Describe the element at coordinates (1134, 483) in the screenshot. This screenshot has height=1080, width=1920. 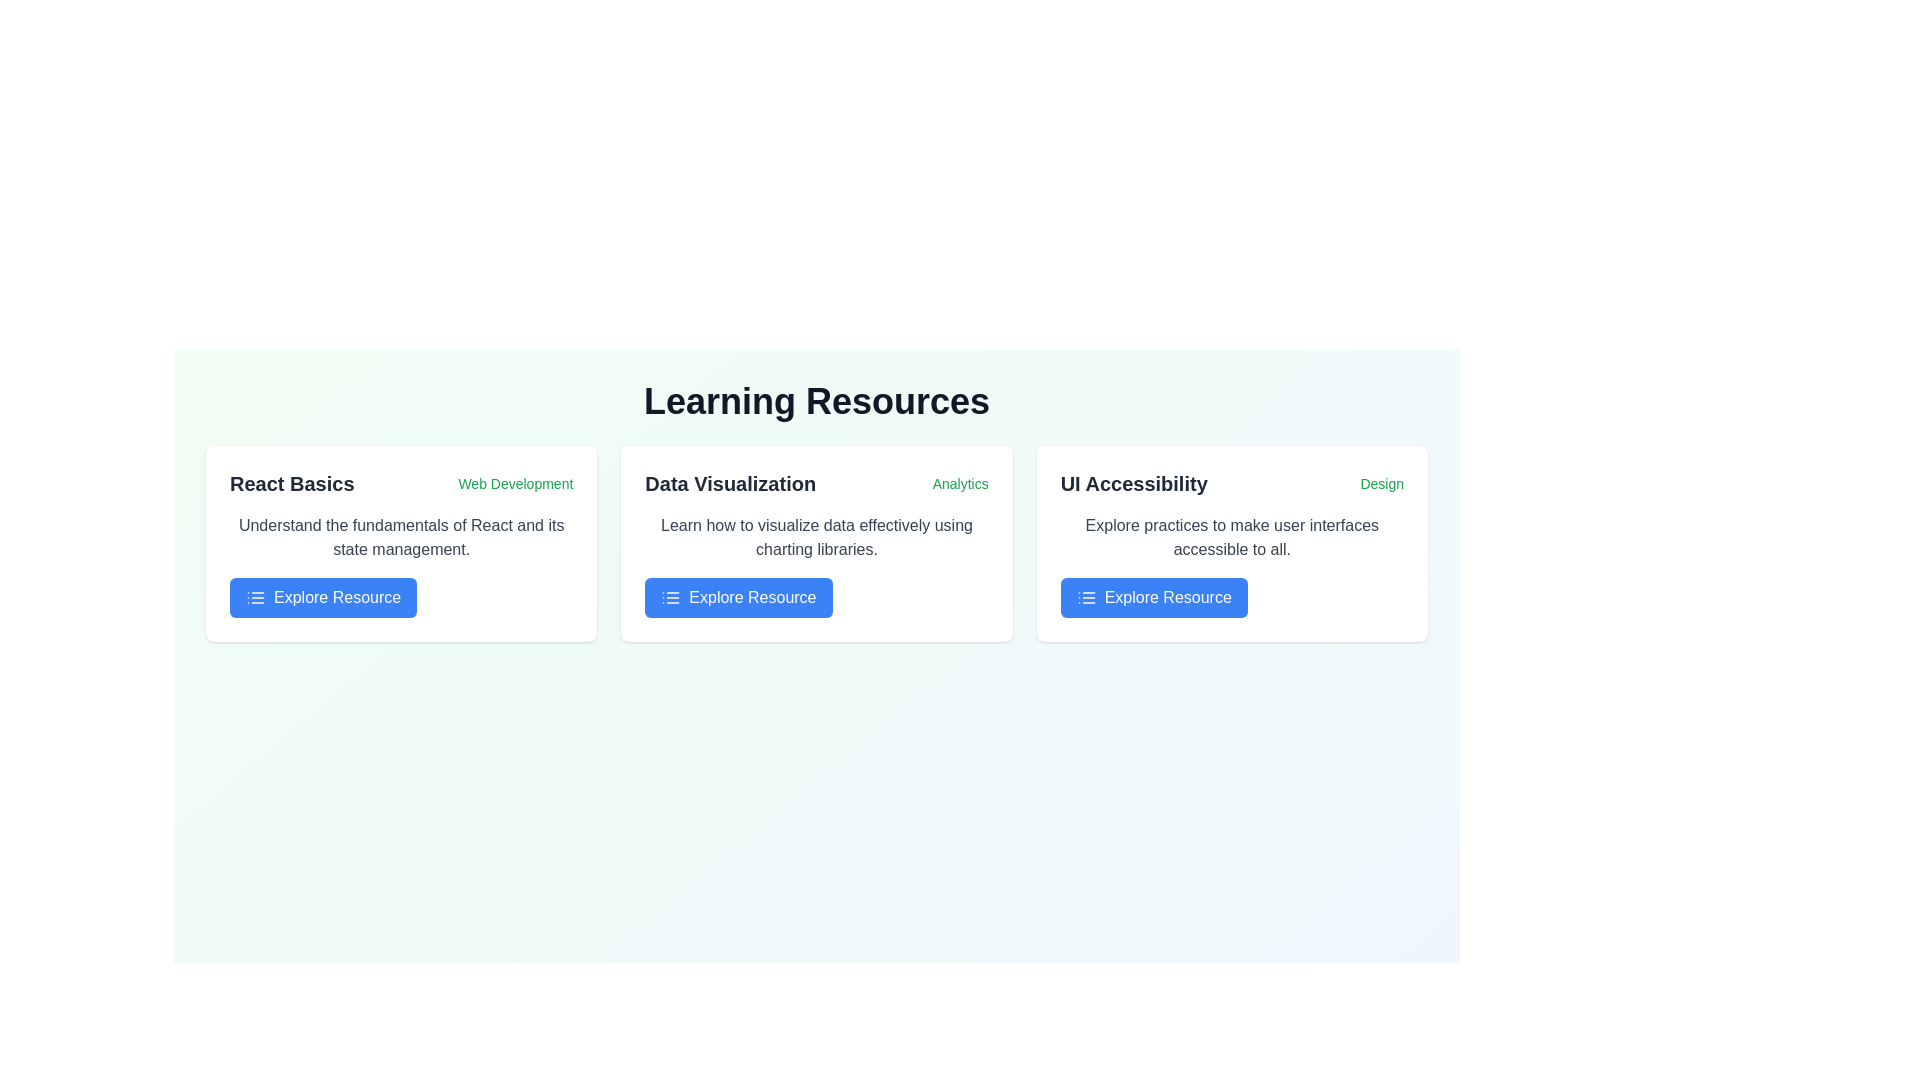
I see `the Header text element that indicates the topic of user interface accessibility in the Learning Resources section, positioned at the top-right area of the third column` at that location.